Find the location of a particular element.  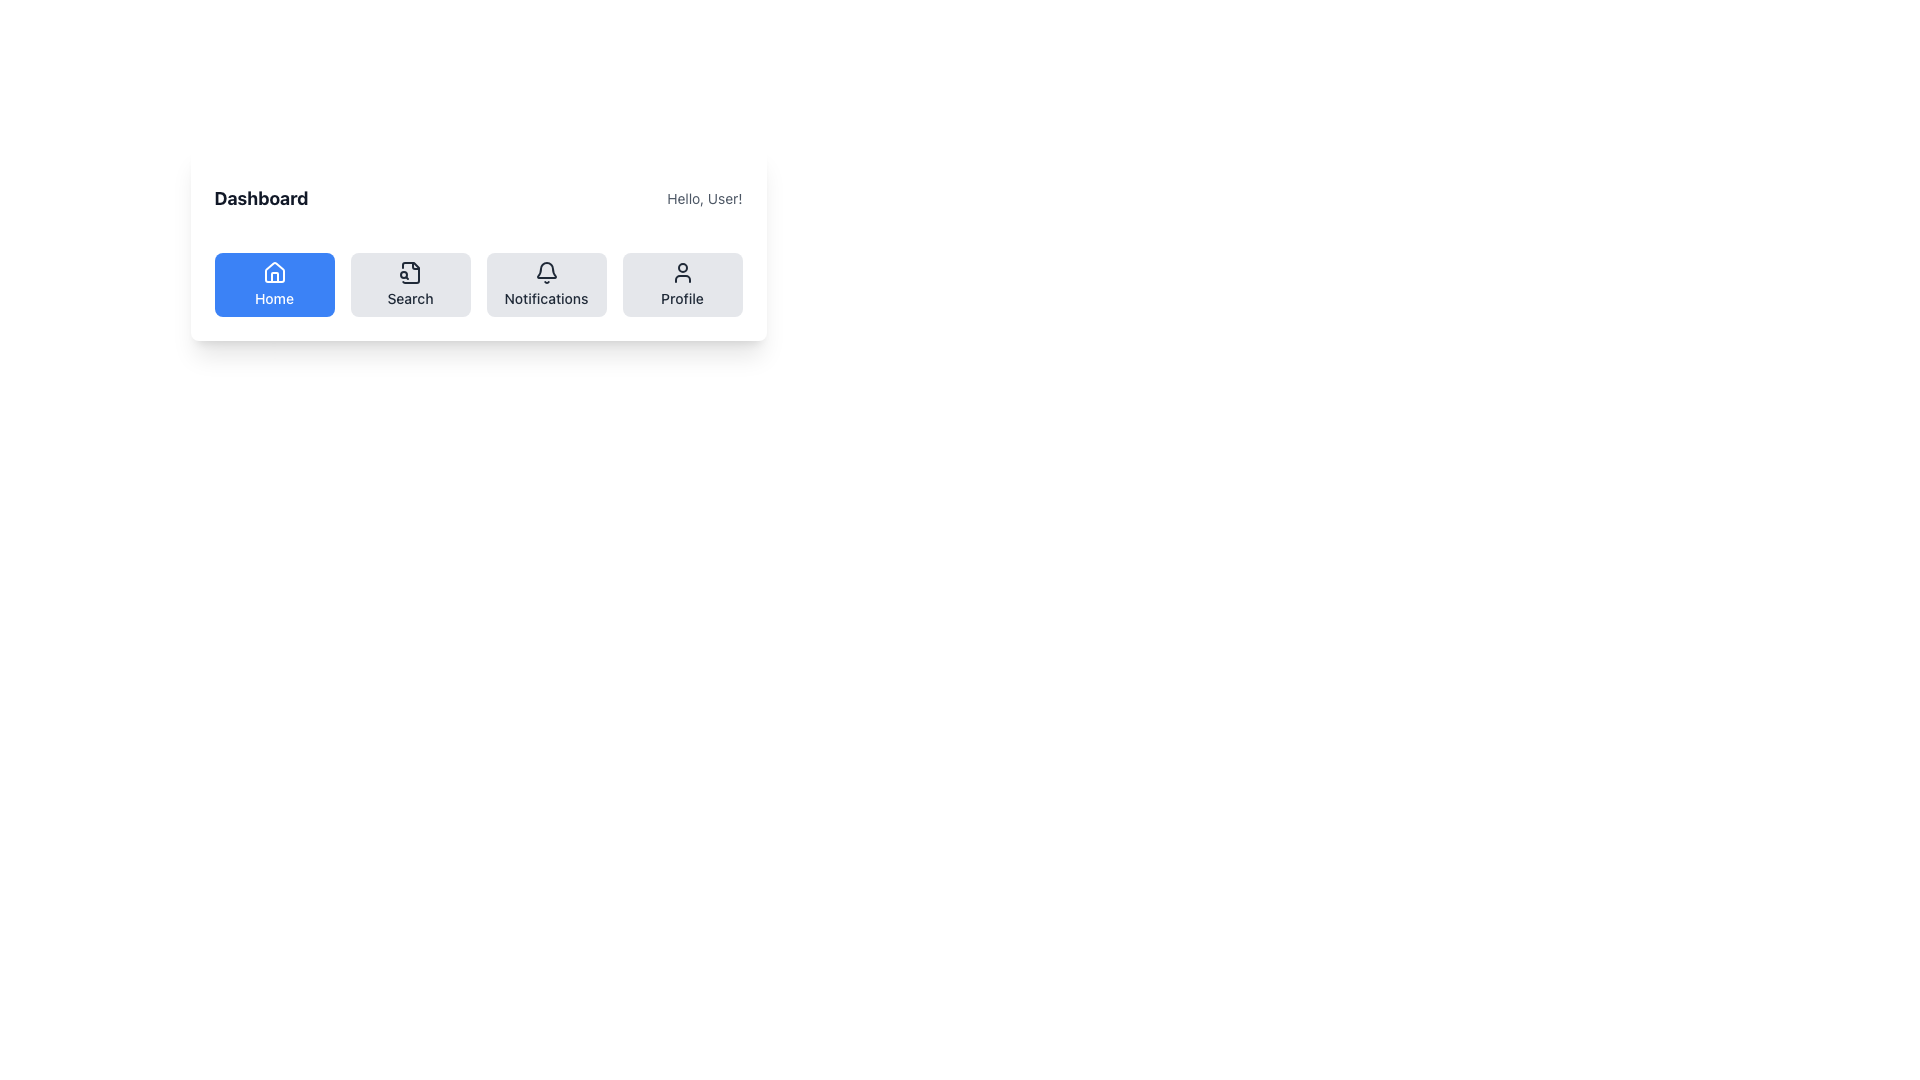

the bold 'Dashboard' text located in the top left area of the navigation bar or header is located at coordinates (260, 199).